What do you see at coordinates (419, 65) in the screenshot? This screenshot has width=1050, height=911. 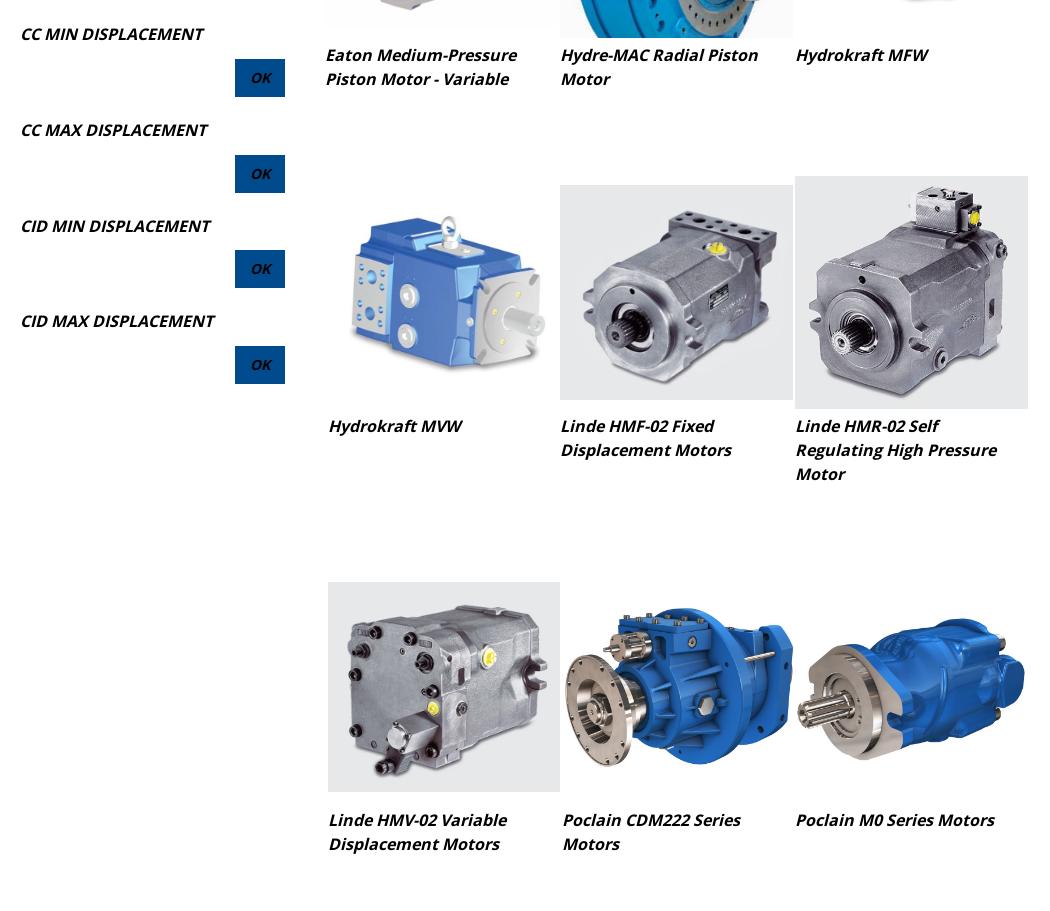 I see `'Eaton Medium-Pressure Piston Motor - Variable'` at bounding box center [419, 65].